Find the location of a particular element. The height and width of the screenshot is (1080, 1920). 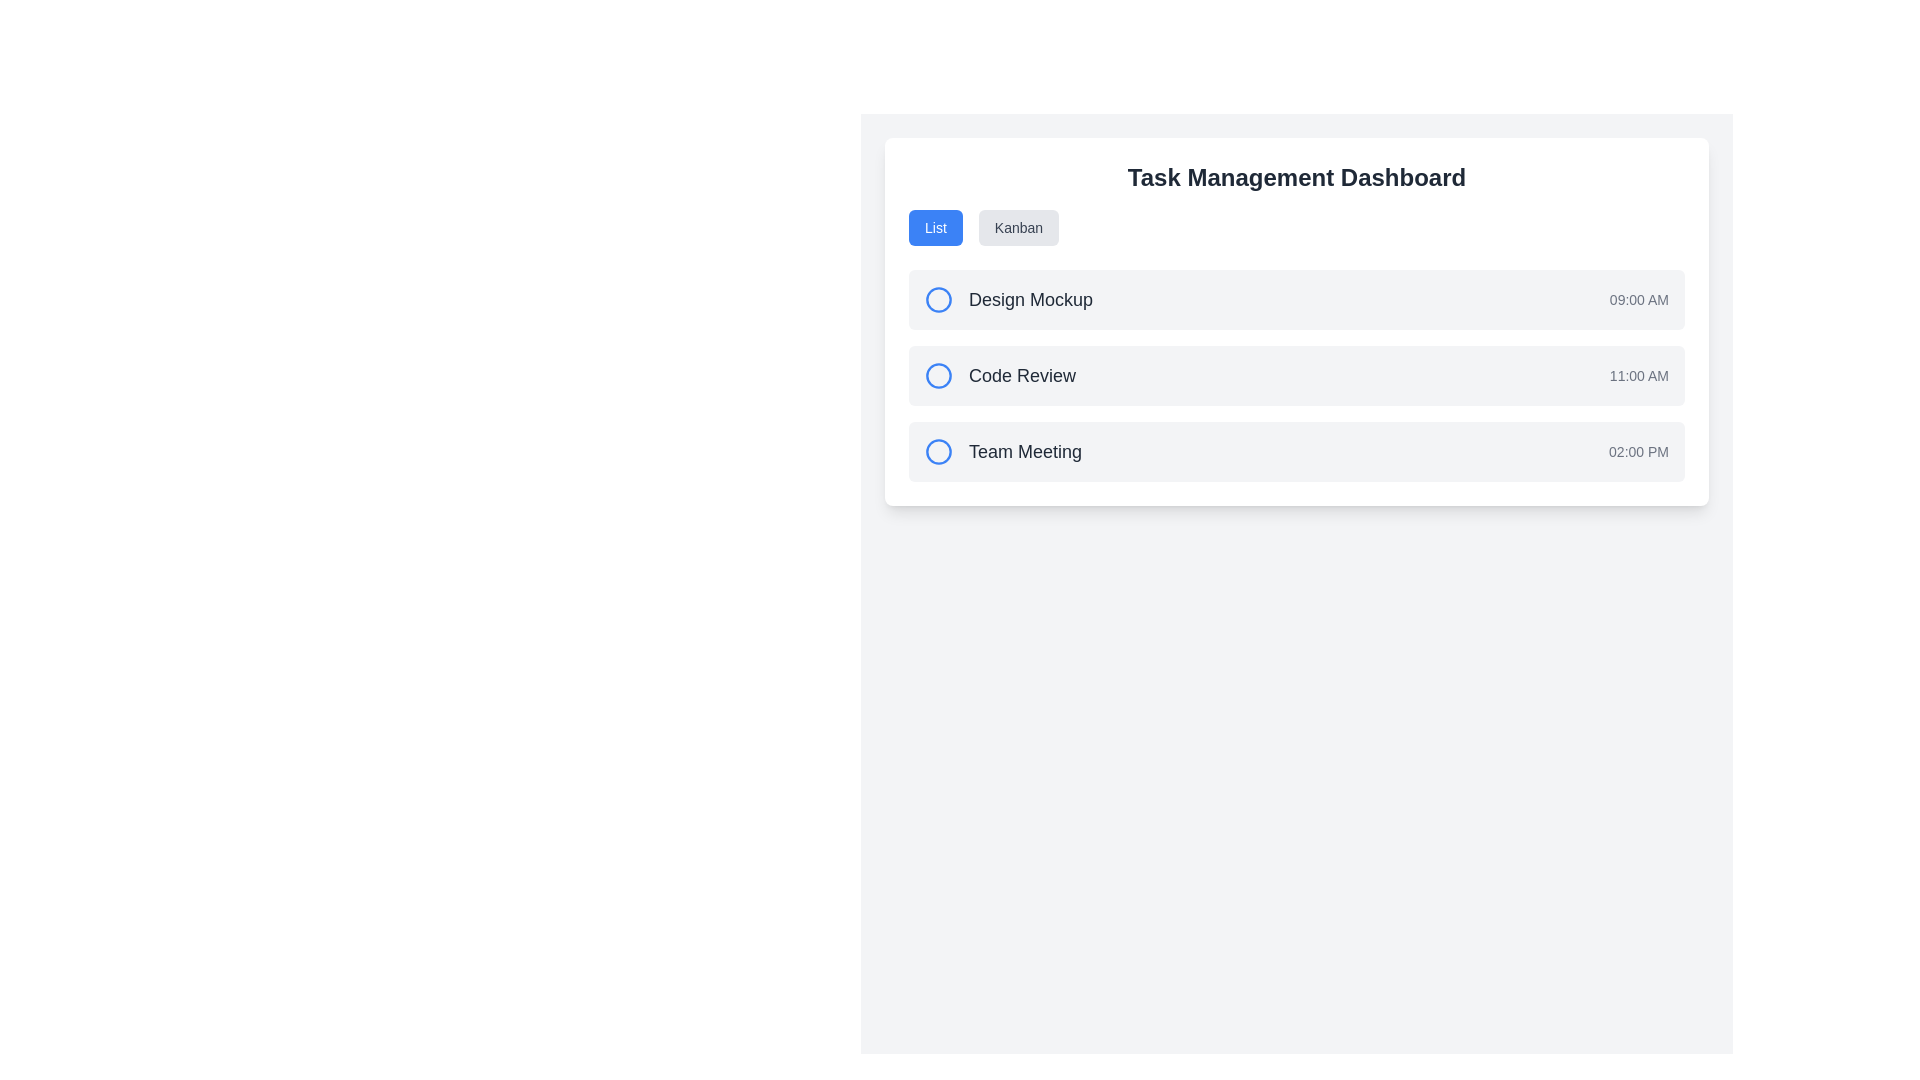

the second list item displaying 'Code Review' is located at coordinates (1296, 375).